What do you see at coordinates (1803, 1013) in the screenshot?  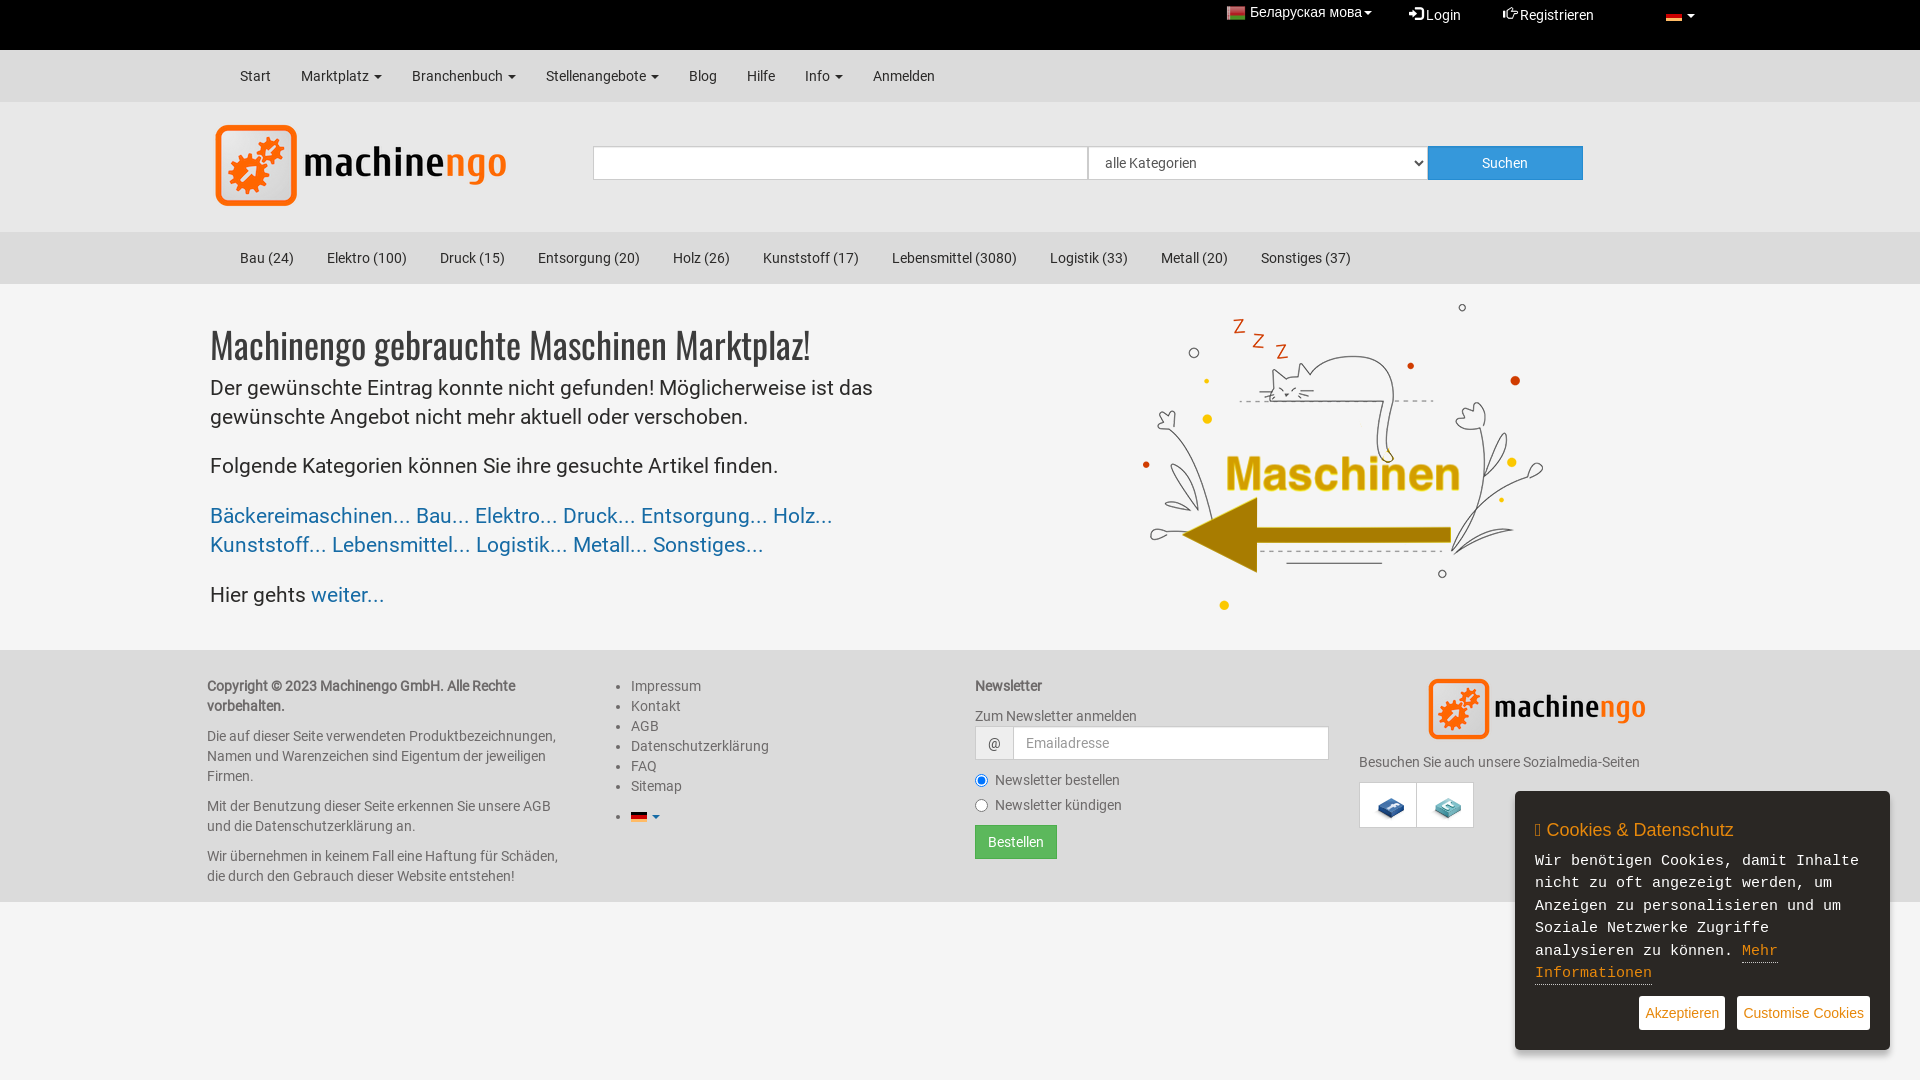 I see `'Customise Cookies'` at bounding box center [1803, 1013].